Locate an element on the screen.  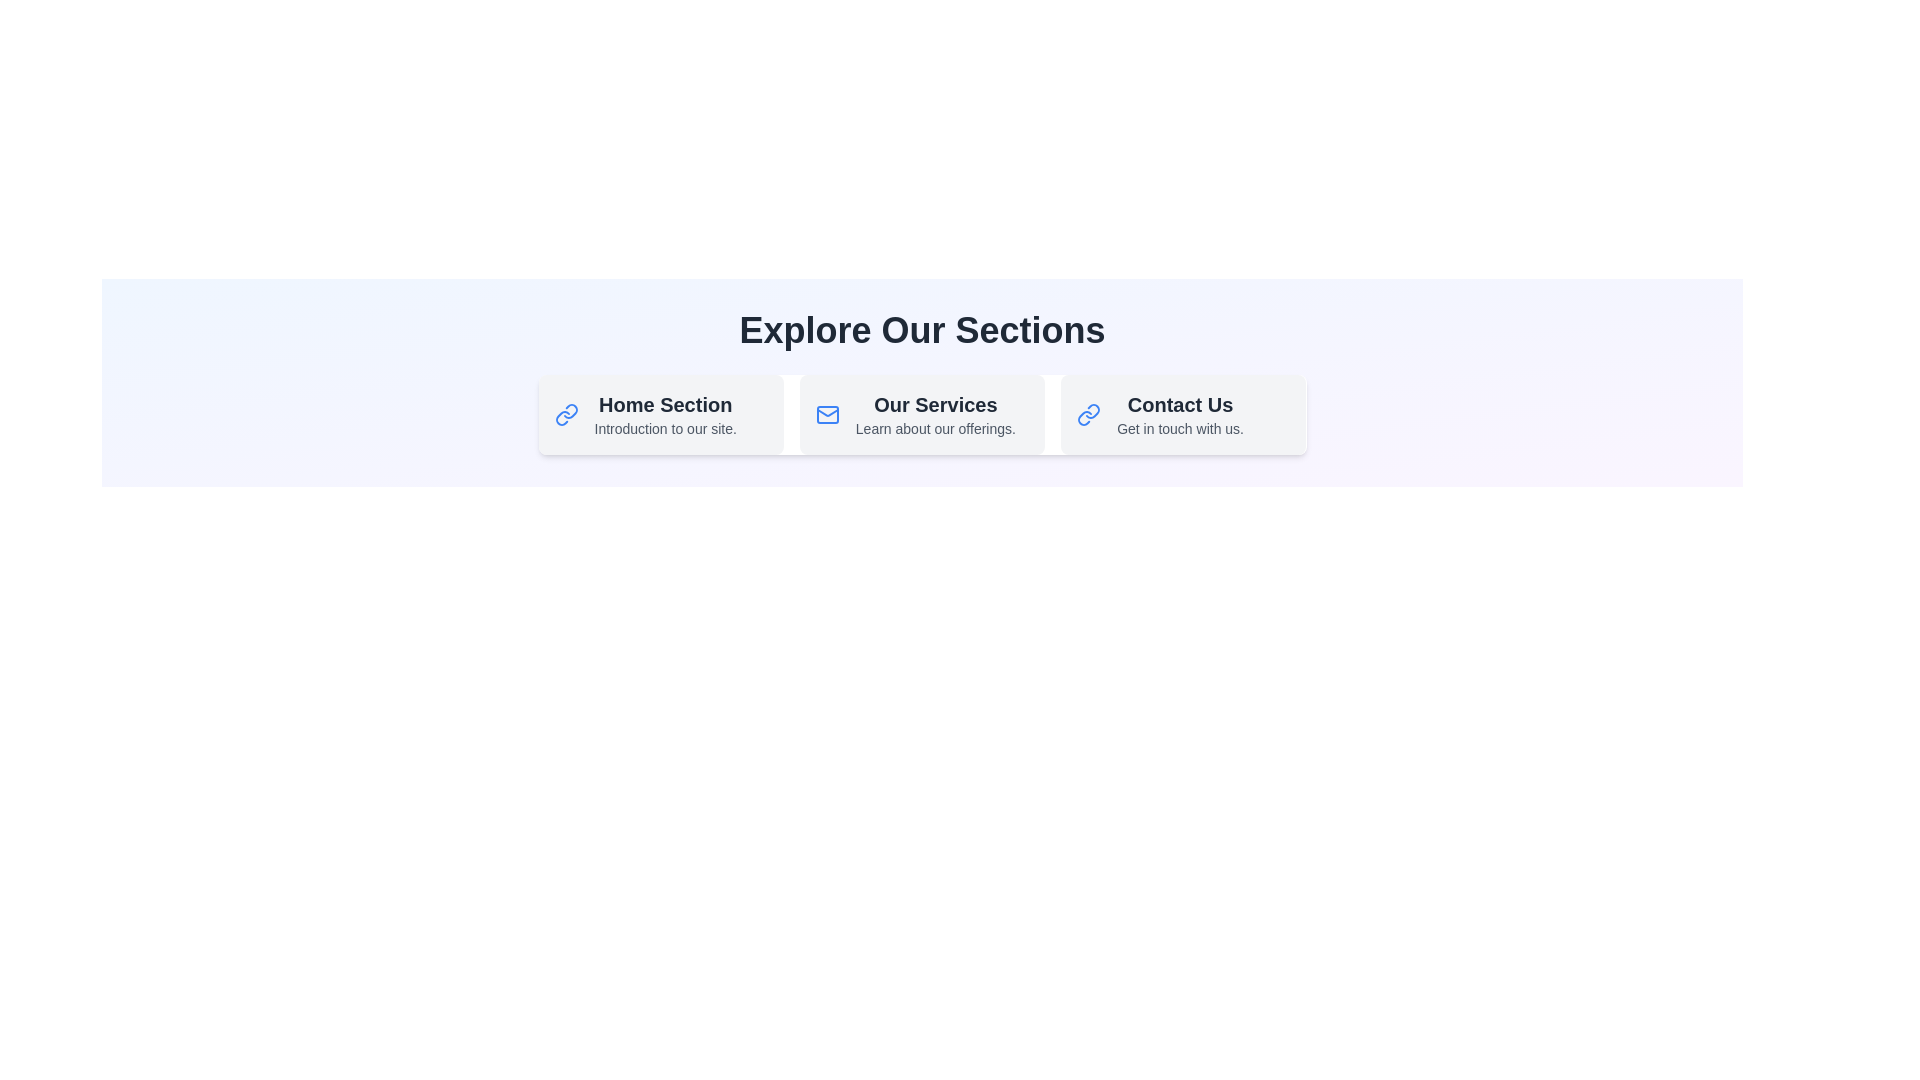
the 'Contact Us' informational panel, which has a light gray background, rounded corners, and contains a bold title stating 'Contact Us' with a blue linked chain icon to the left is located at coordinates (1183, 414).